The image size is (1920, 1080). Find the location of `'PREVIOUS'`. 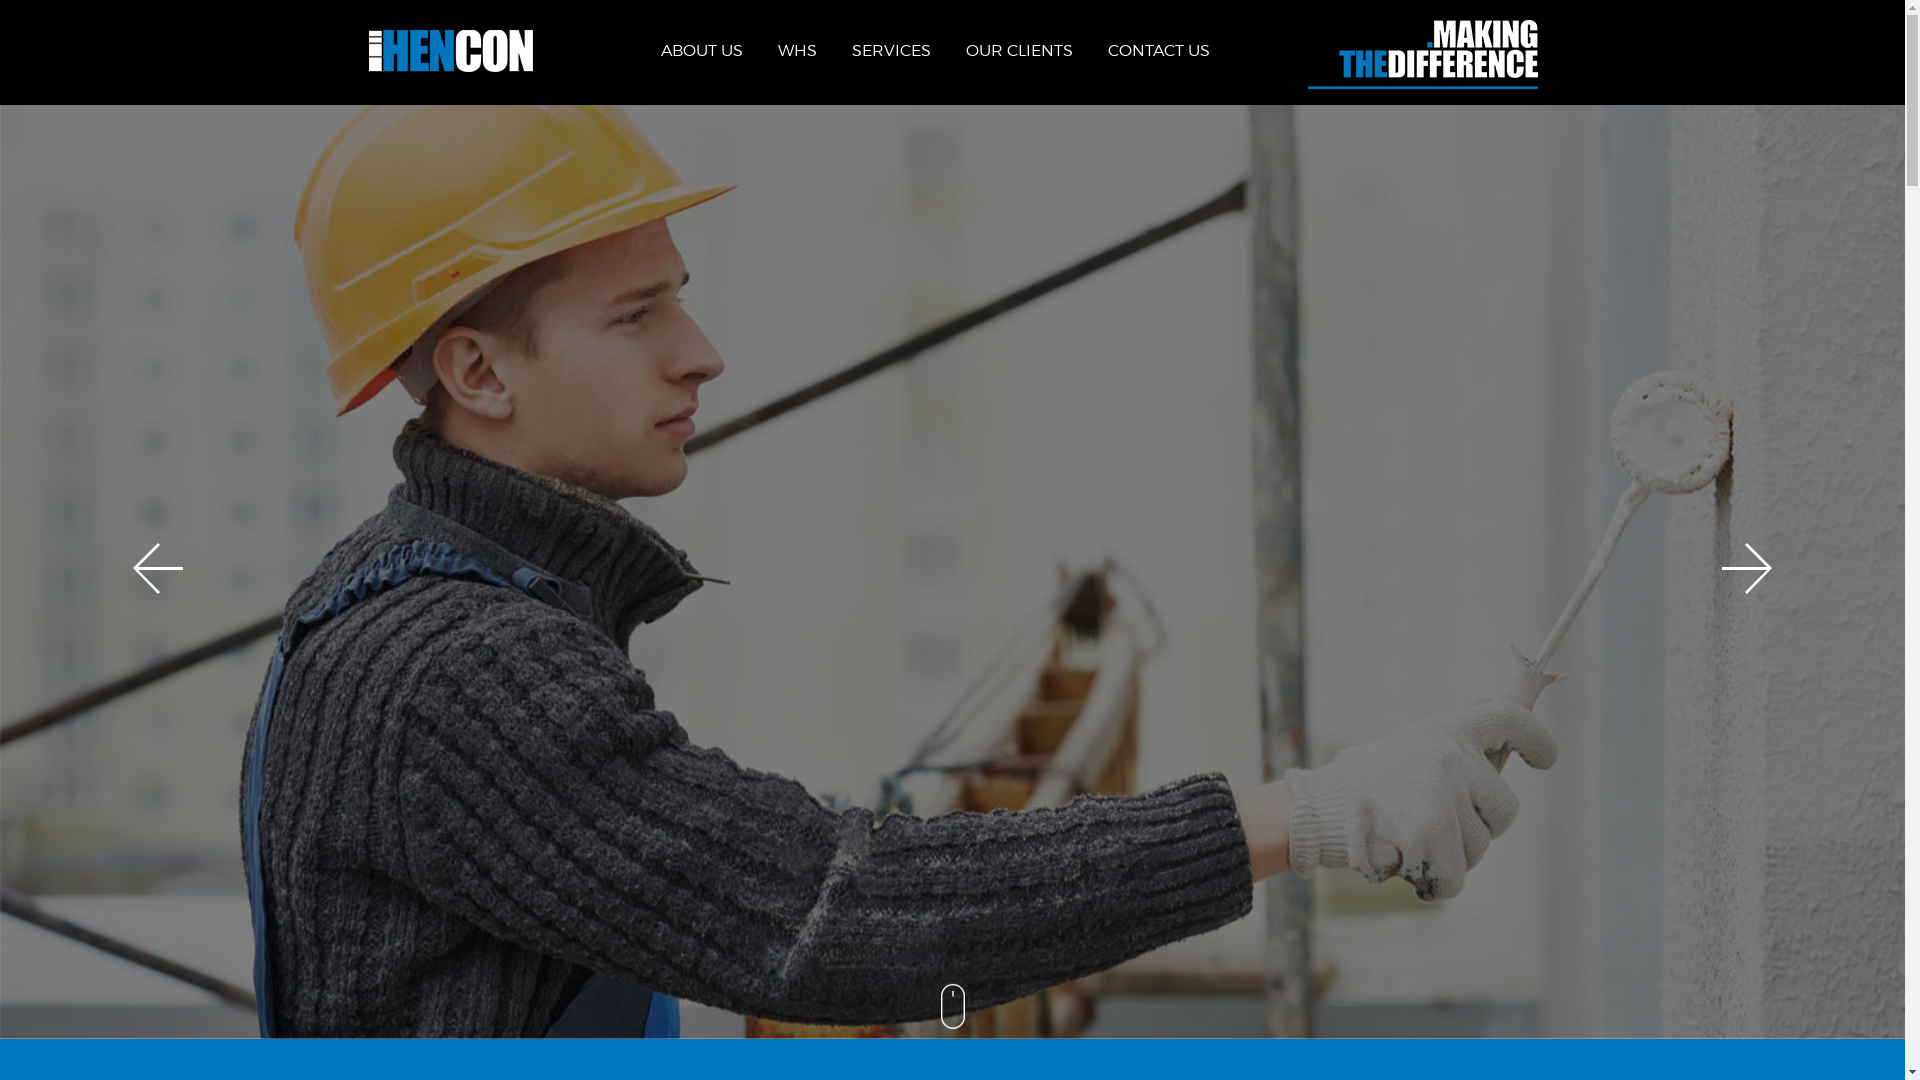

'PREVIOUS' is located at coordinates (157, 568).